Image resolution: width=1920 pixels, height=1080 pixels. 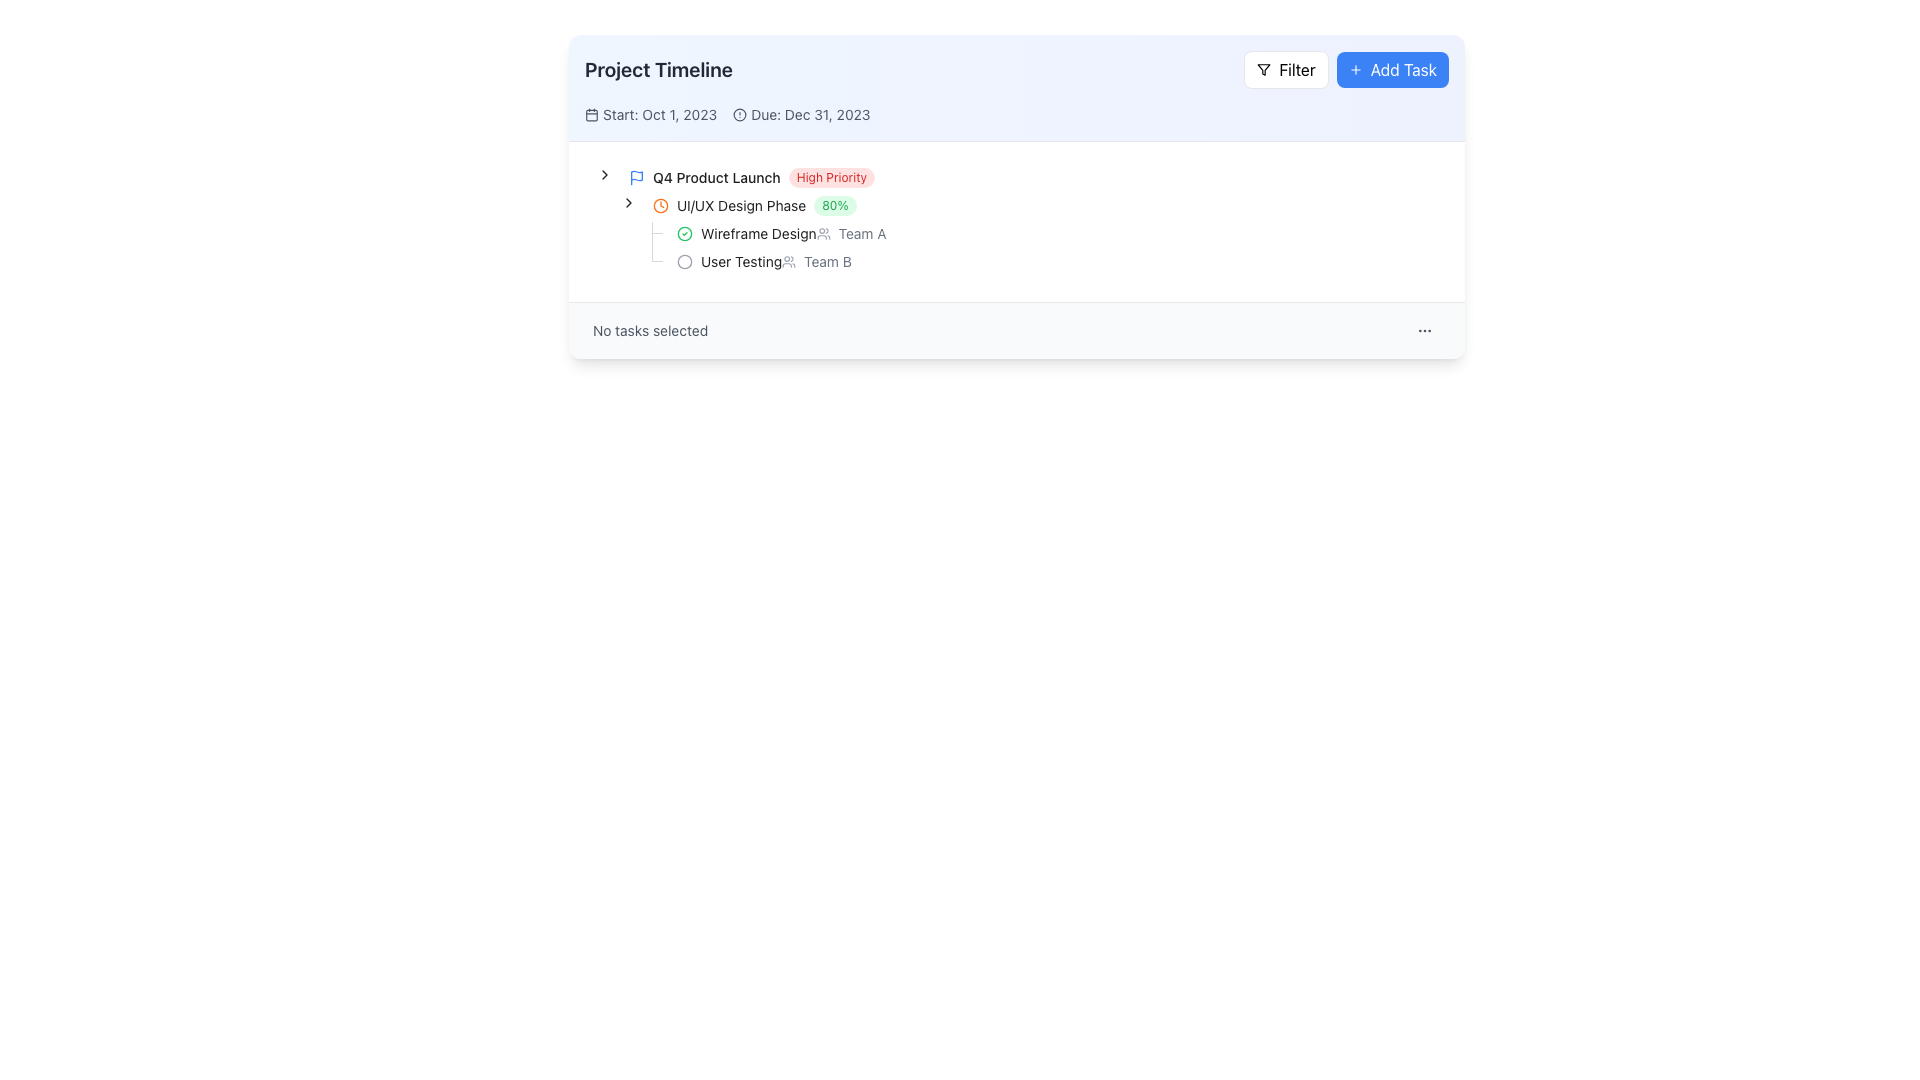 What do you see at coordinates (851, 233) in the screenshot?
I see `the text label indicating the team associated with the specific task or section it is under, located in the 'Wireframe Design' section of the 'UI/UX Design Phase'` at bounding box center [851, 233].